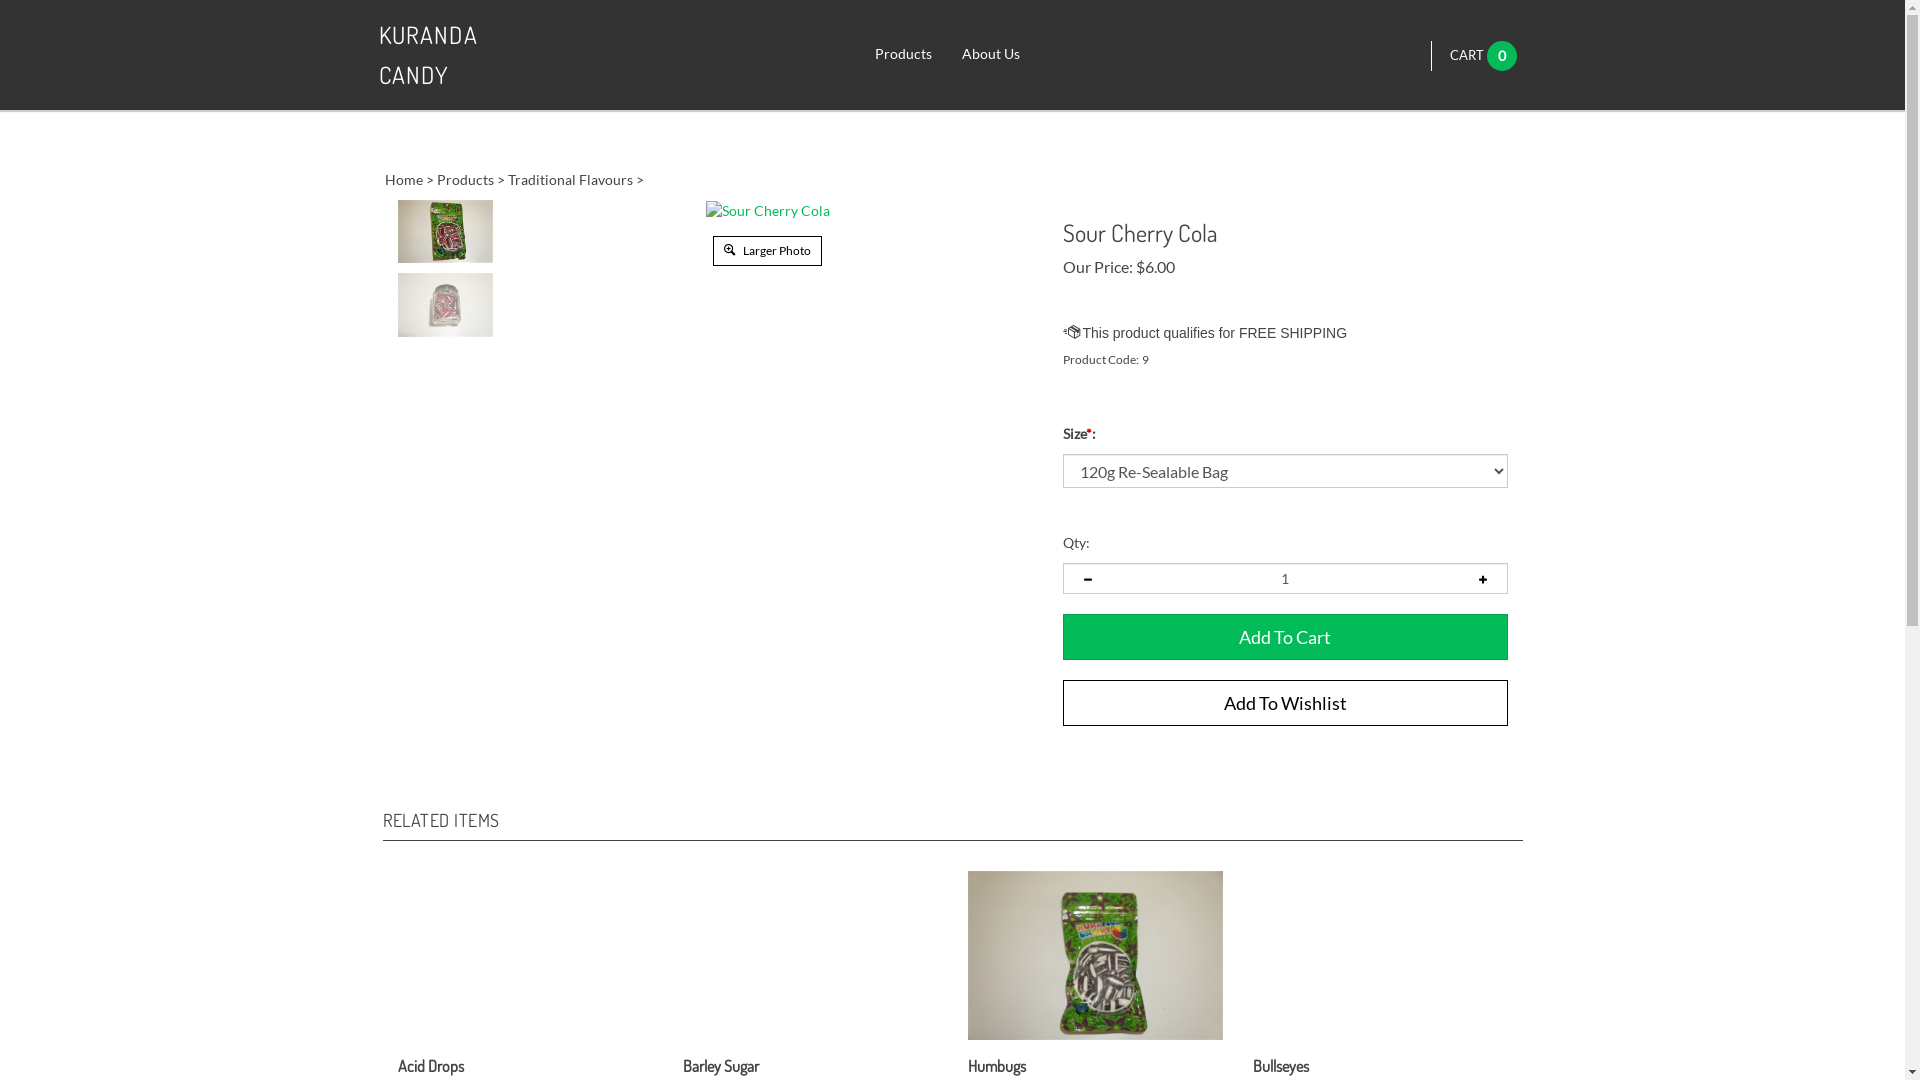 The image size is (1920, 1080). Describe the element at coordinates (430, 1065) in the screenshot. I see `'Acid Drops'` at that location.